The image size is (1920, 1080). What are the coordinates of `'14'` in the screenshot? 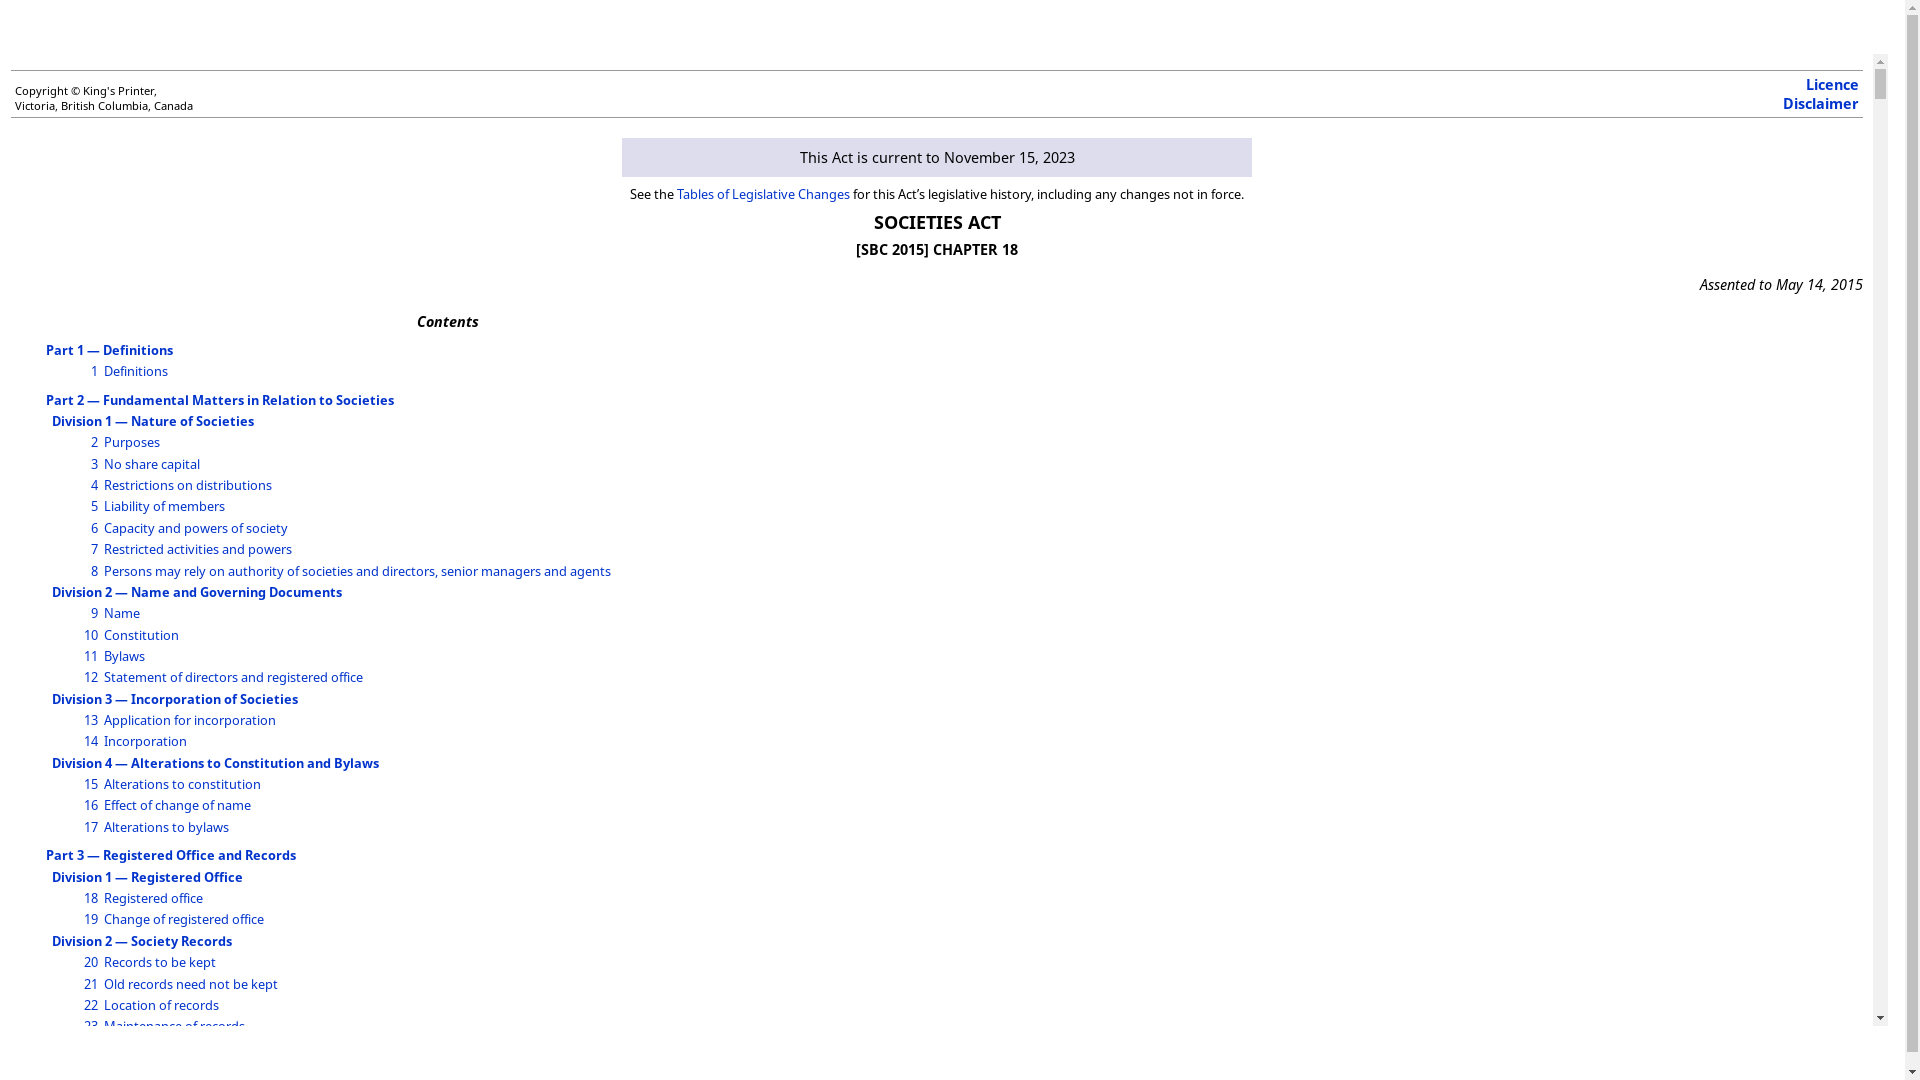 It's located at (90, 740).